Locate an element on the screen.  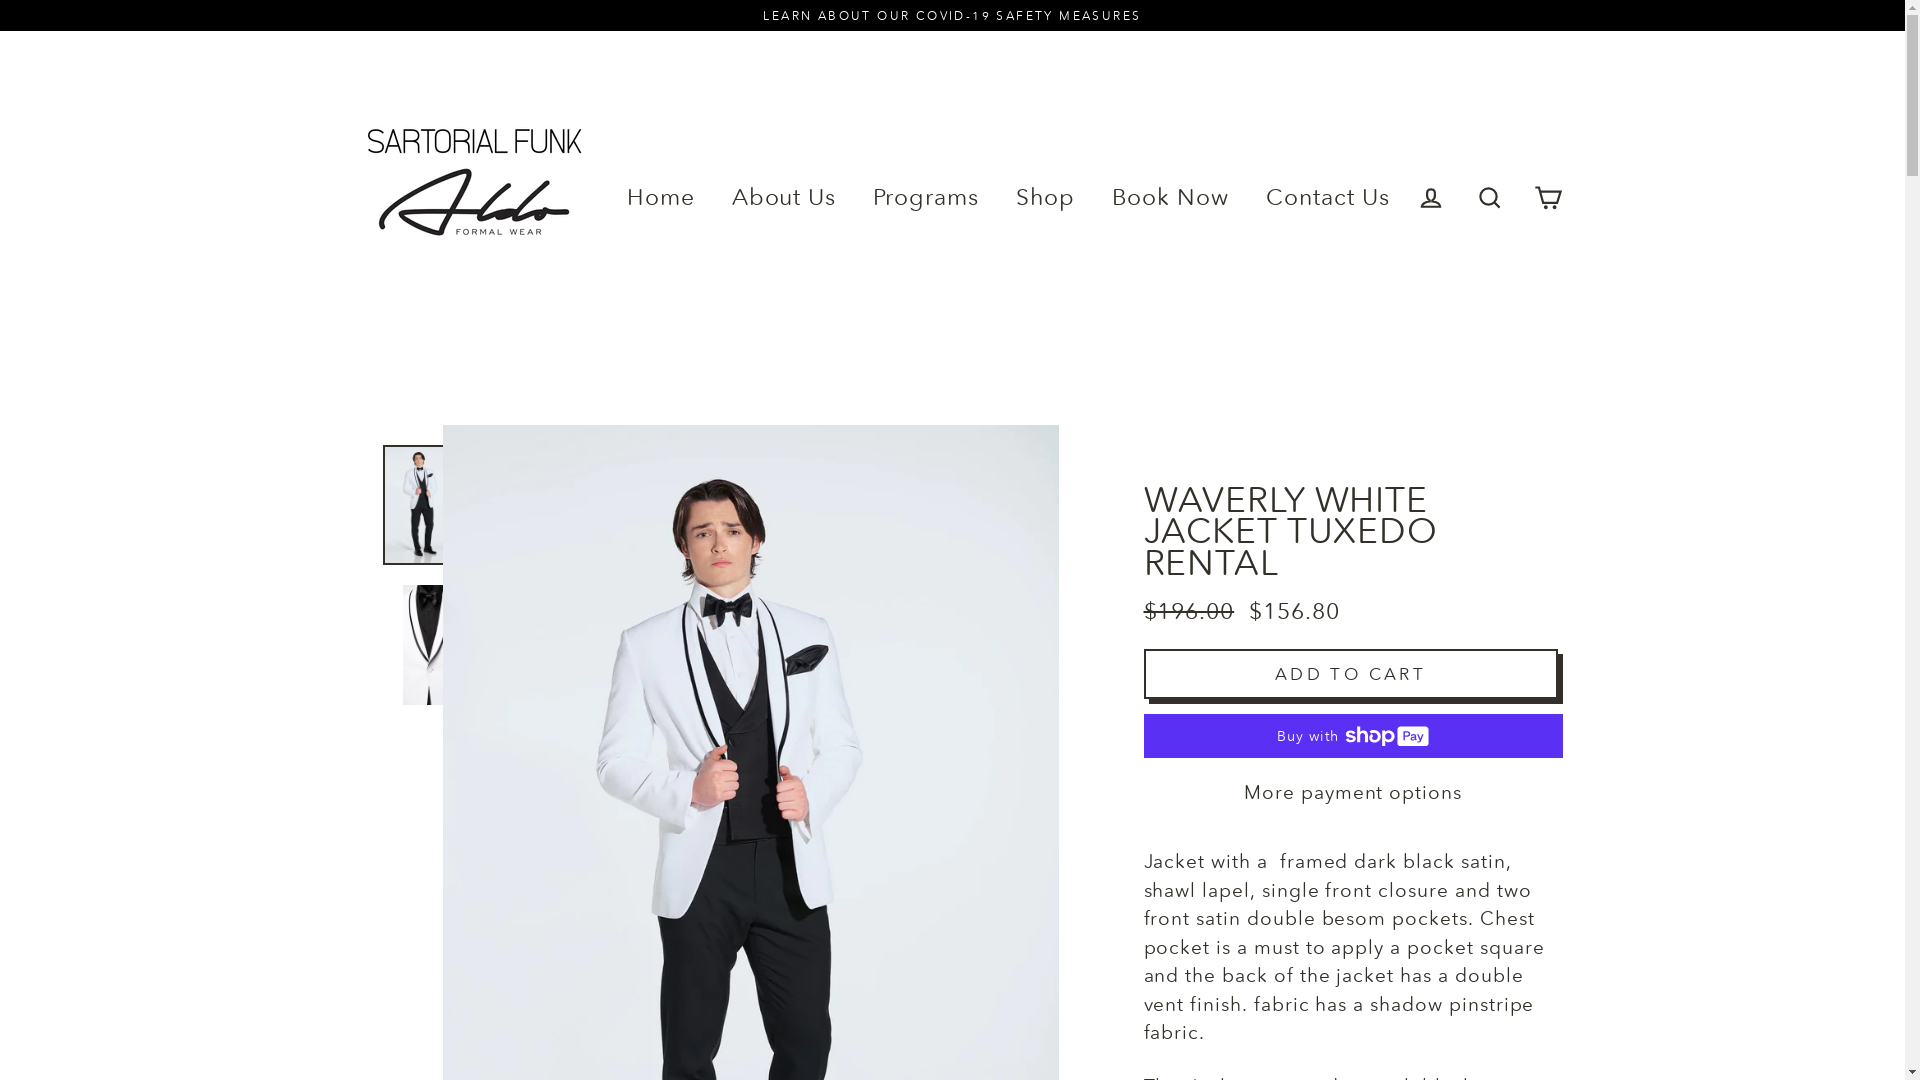
'About Us' is located at coordinates (716, 197).